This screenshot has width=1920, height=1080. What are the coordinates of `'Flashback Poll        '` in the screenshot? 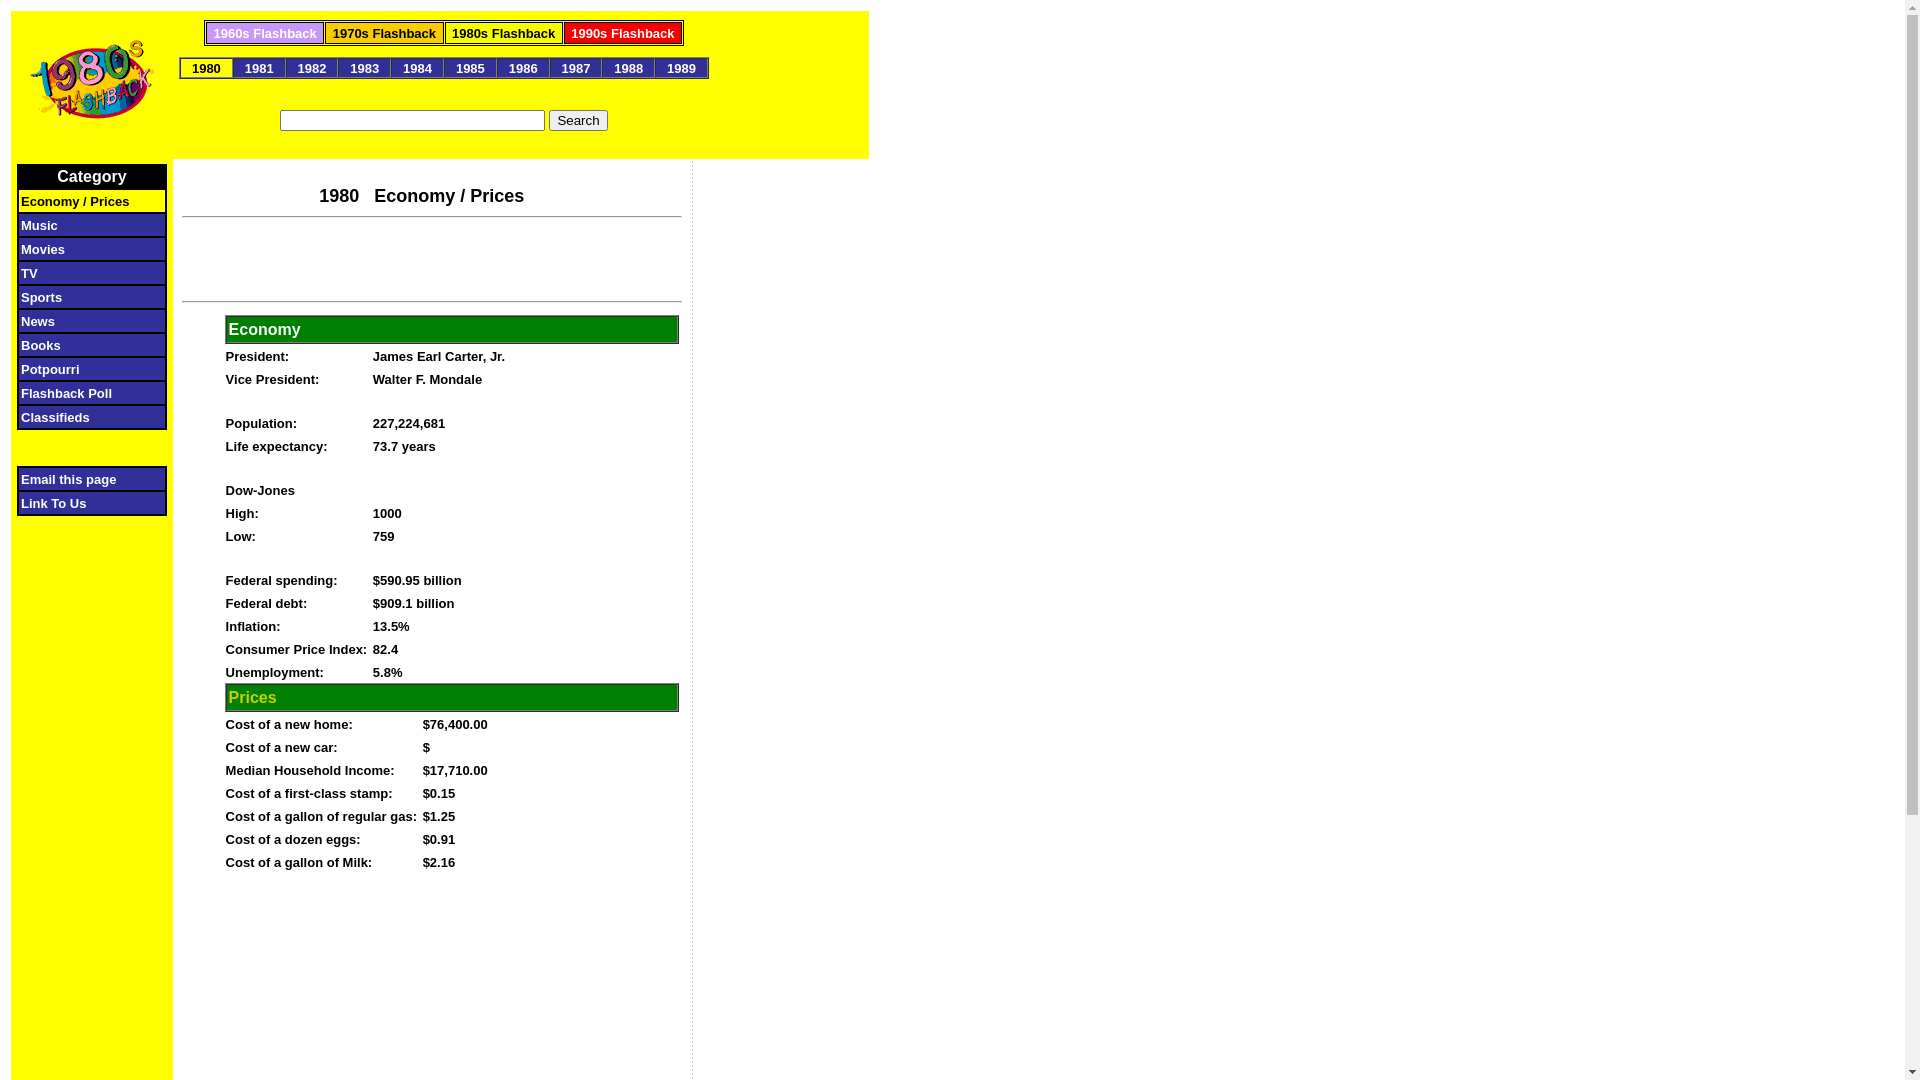 It's located at (20, 392).